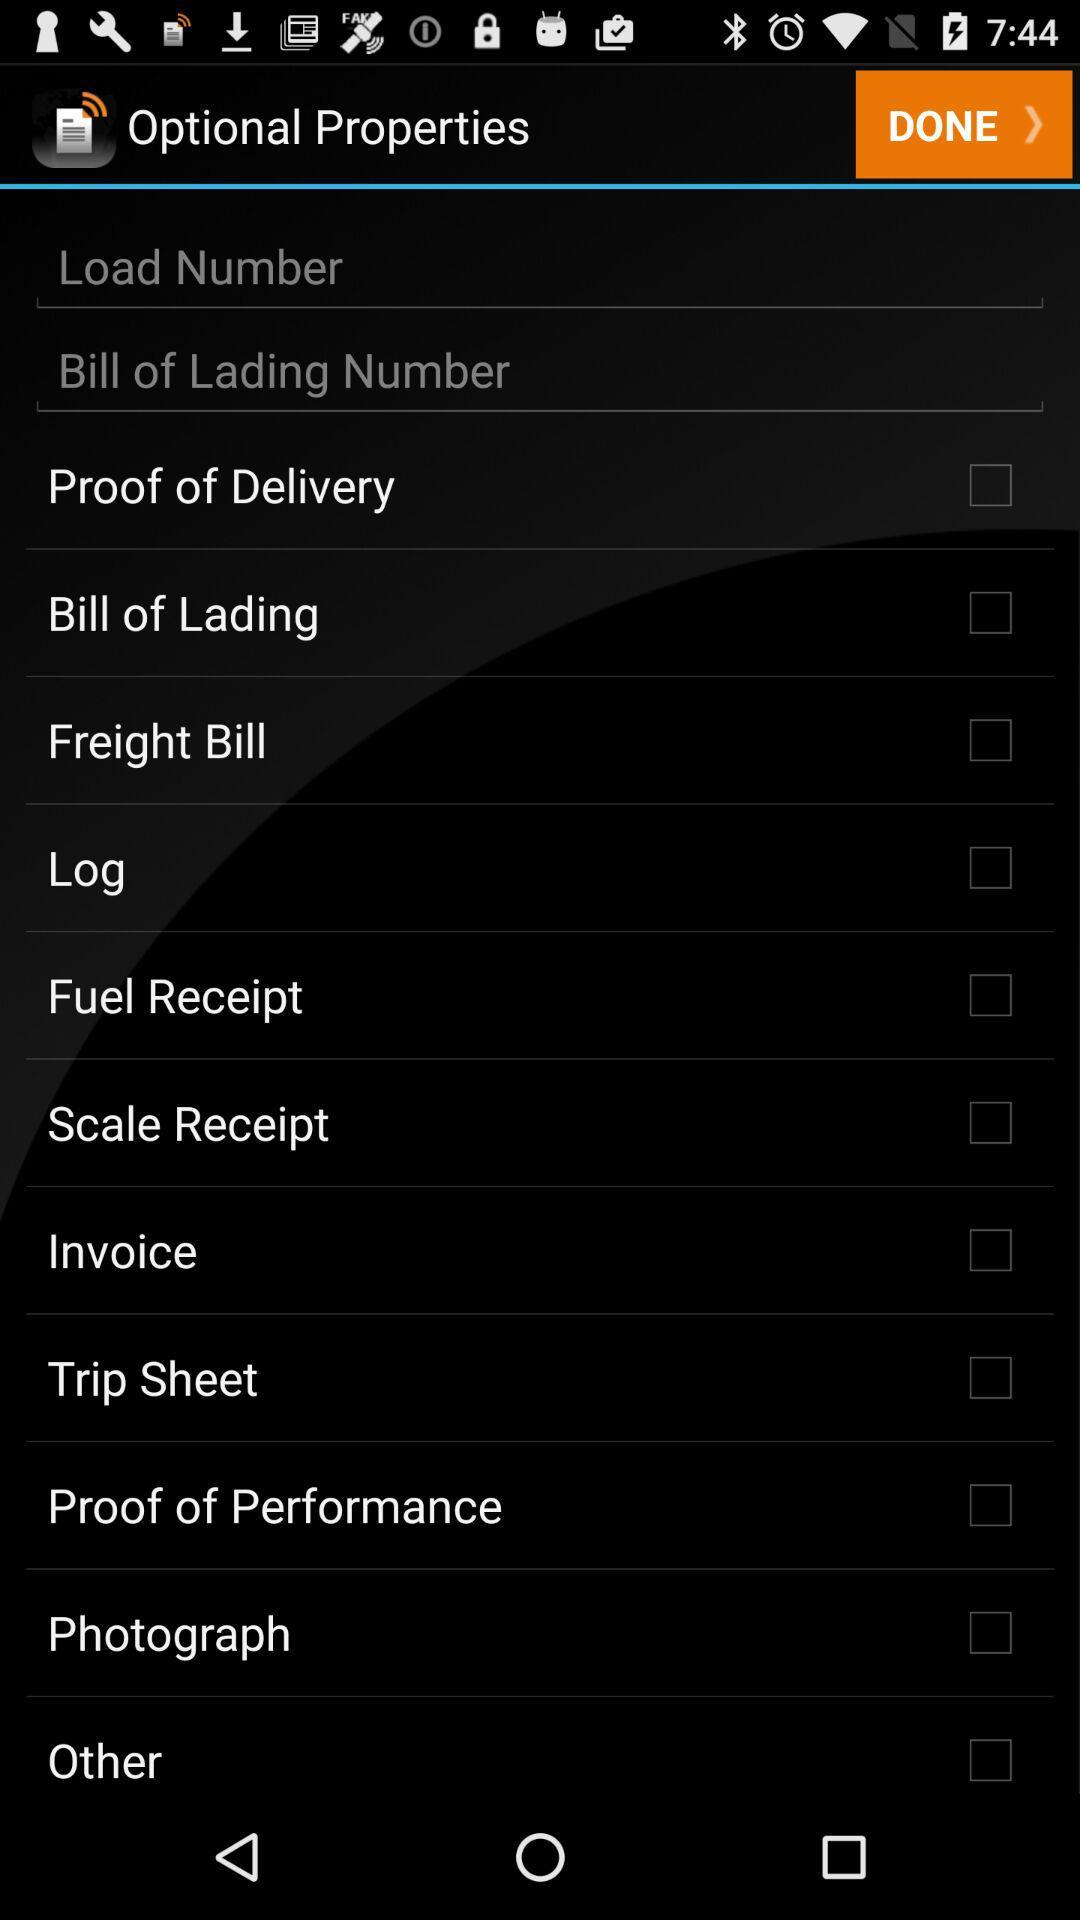 This screenshot has width=1080, height=1920. Describe the element at coordinates (540, 1249) in the screenshot. I see `item below the scale receipt icon` at that location.